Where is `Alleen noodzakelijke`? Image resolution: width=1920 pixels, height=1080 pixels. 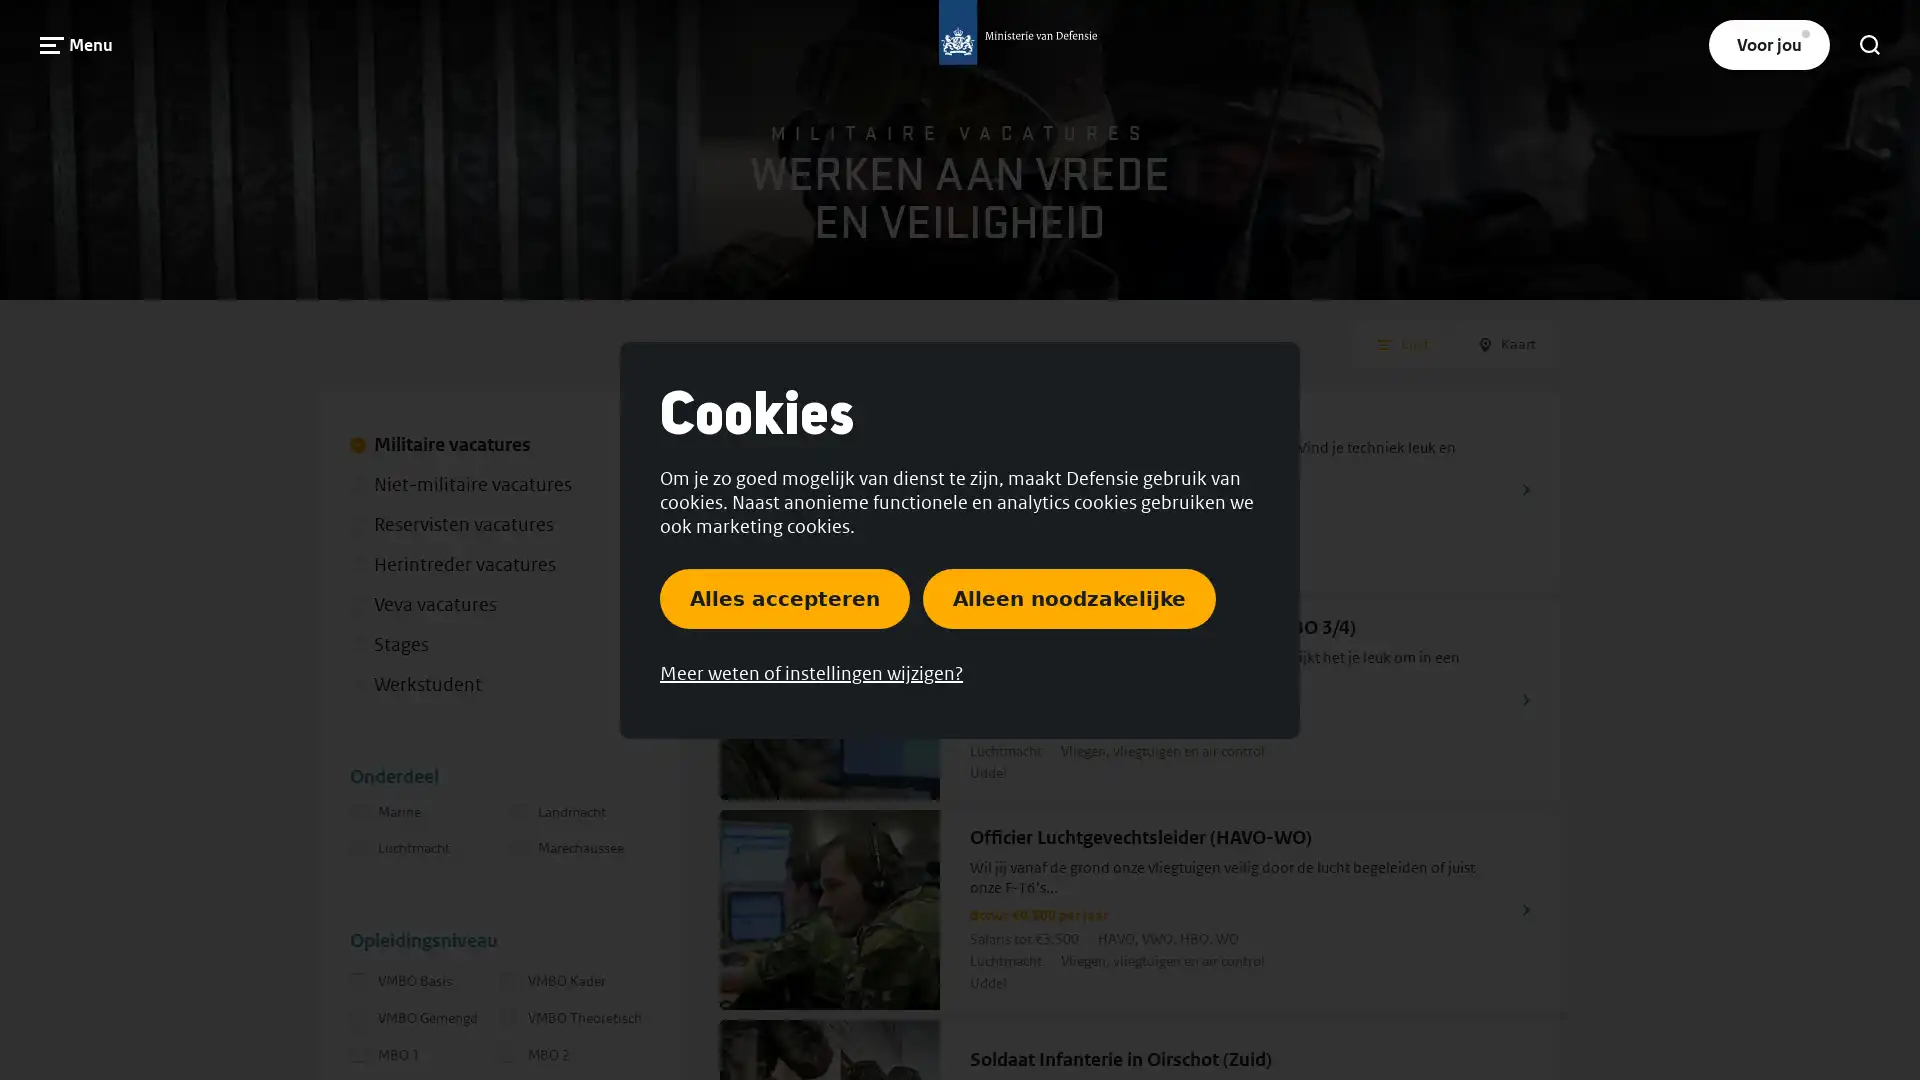
Alleen noodzakelijke is located at coordinates (1068, 596).